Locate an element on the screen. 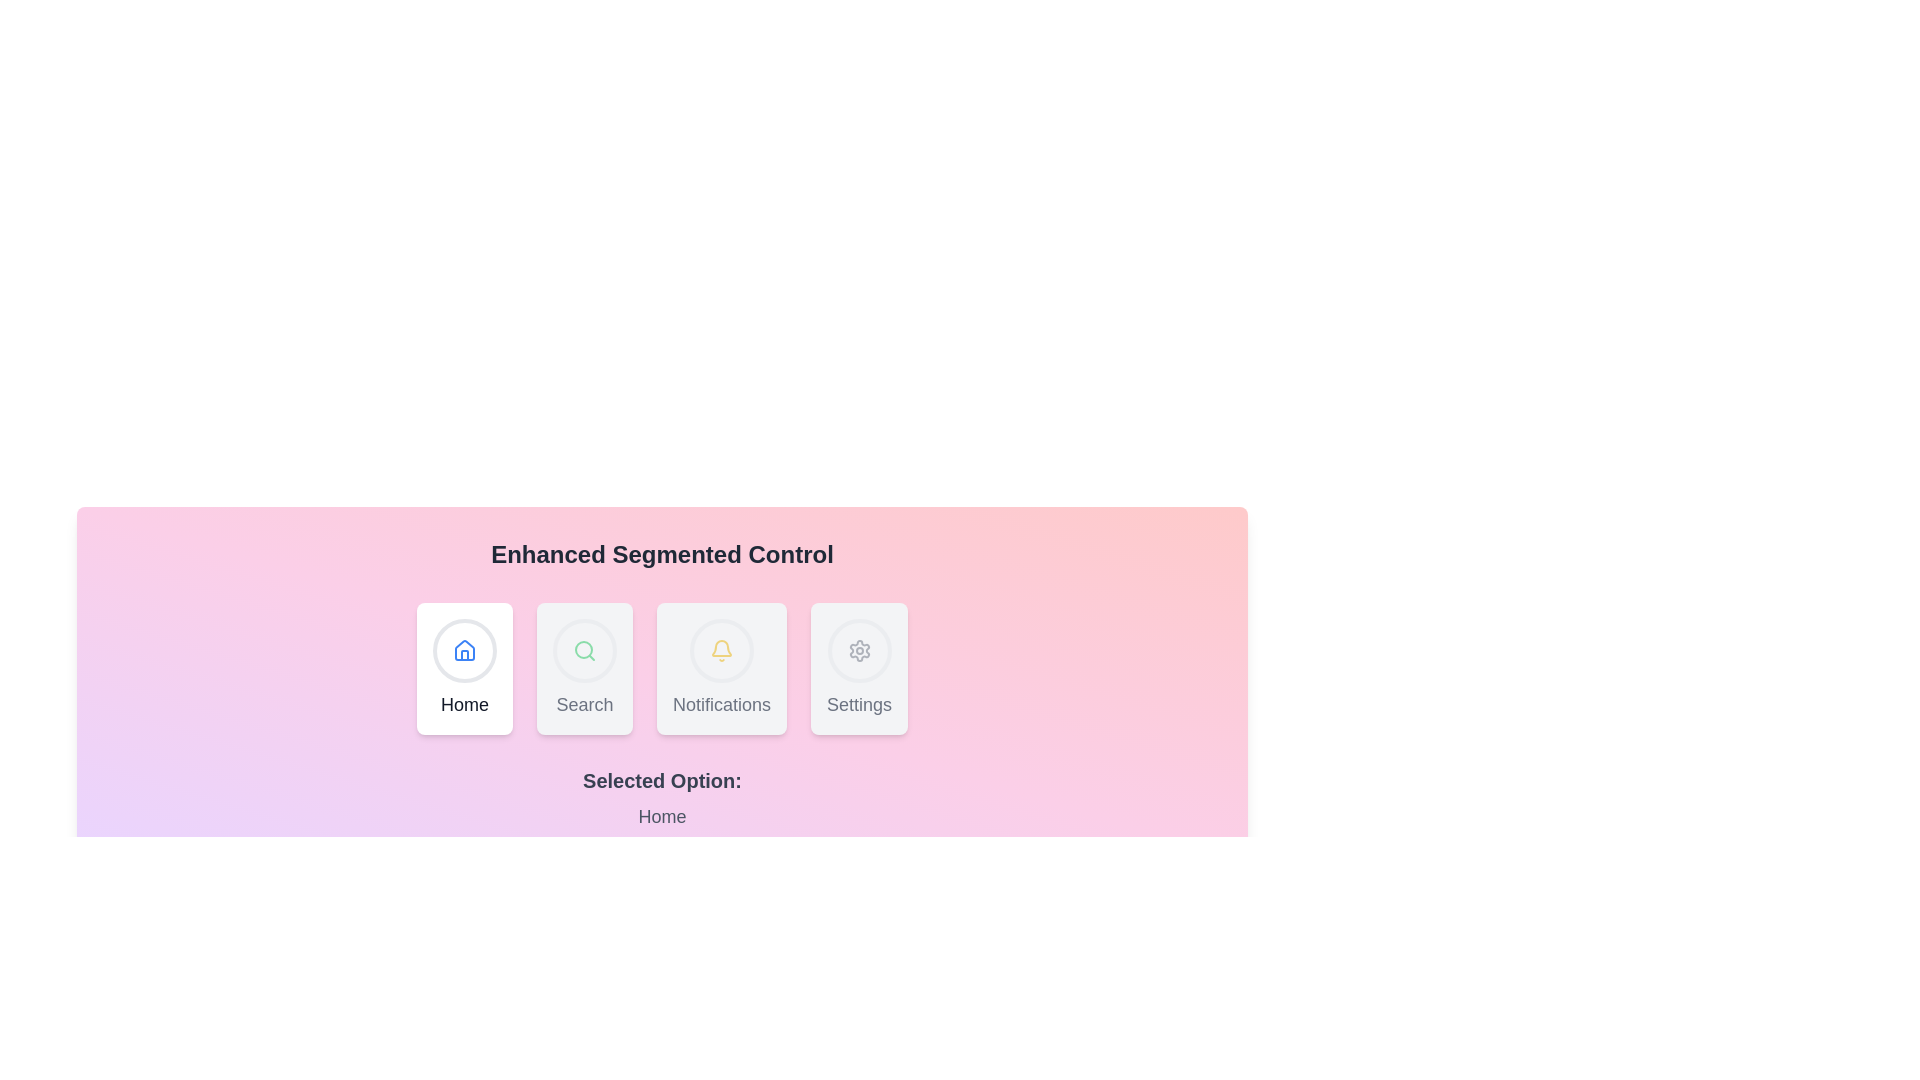 Image resolution: width=1920 pixels, height=1080 pixels. the 'Notifications' option of the Interactive segmented control to indicate interaction readiness is located at coordinates (662, 668).